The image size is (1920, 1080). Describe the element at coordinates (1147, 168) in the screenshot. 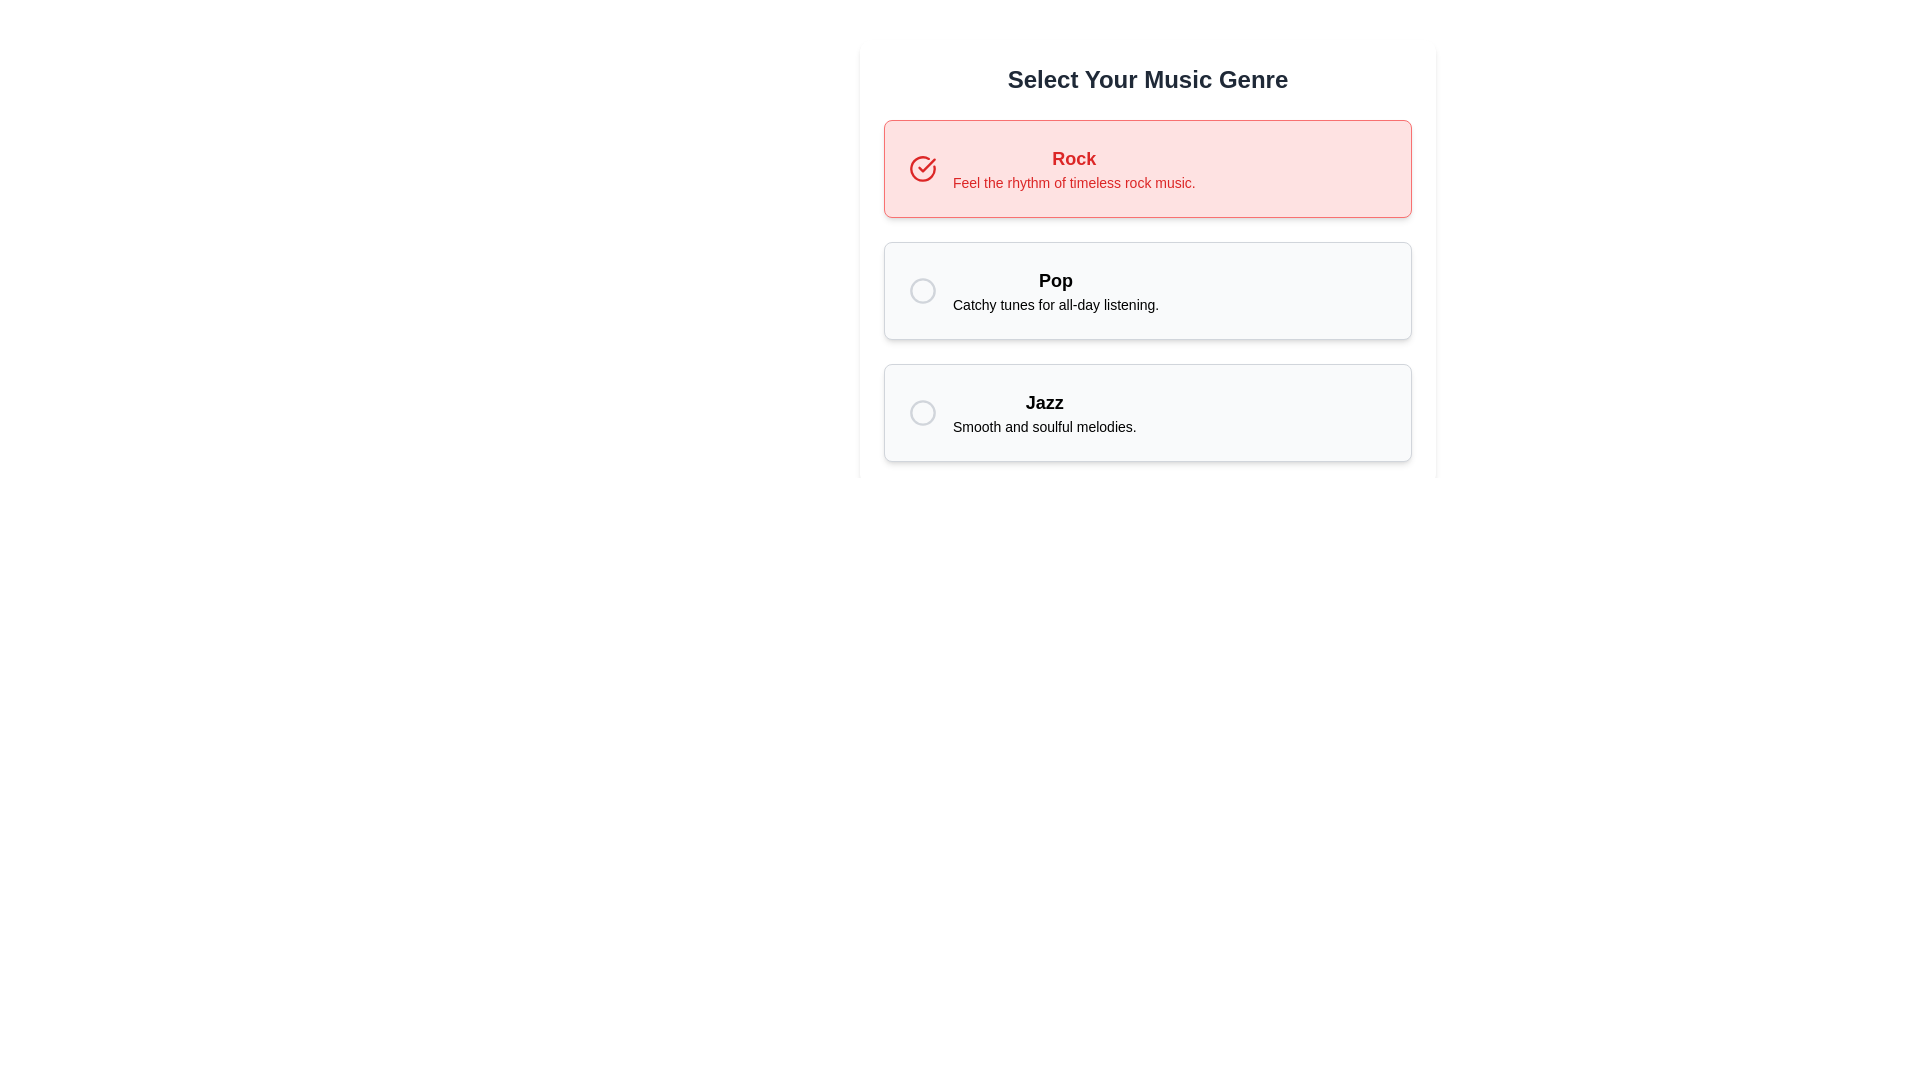

I see `the selectable option for 'Rock' music genre in the music genre selection panel, which is the first option in a vertical list` at that location.